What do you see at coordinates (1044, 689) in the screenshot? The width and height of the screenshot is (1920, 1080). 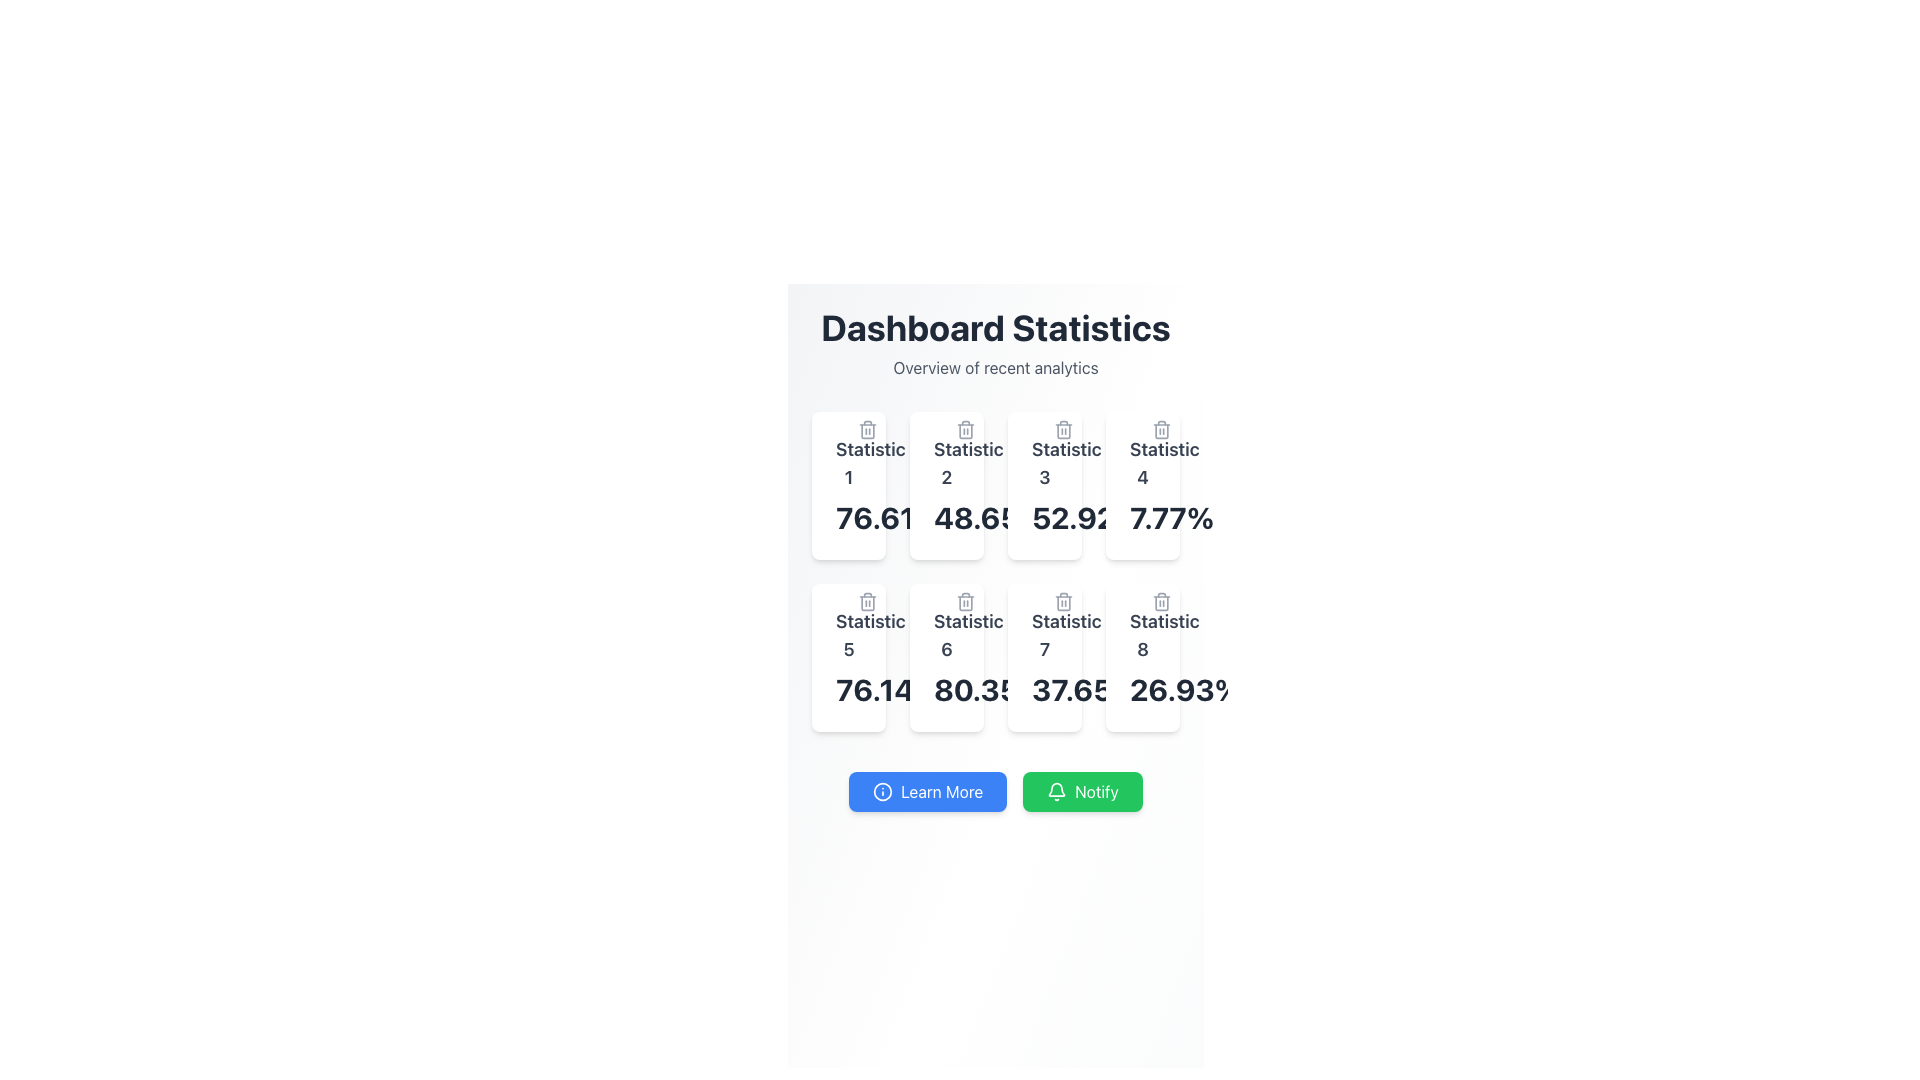 I see `the text label displaying a percentage value located in the 'Statistic 7' card, which is the third card from the left in the lower row of the statistics grid` at bounding box center [1044, 689].